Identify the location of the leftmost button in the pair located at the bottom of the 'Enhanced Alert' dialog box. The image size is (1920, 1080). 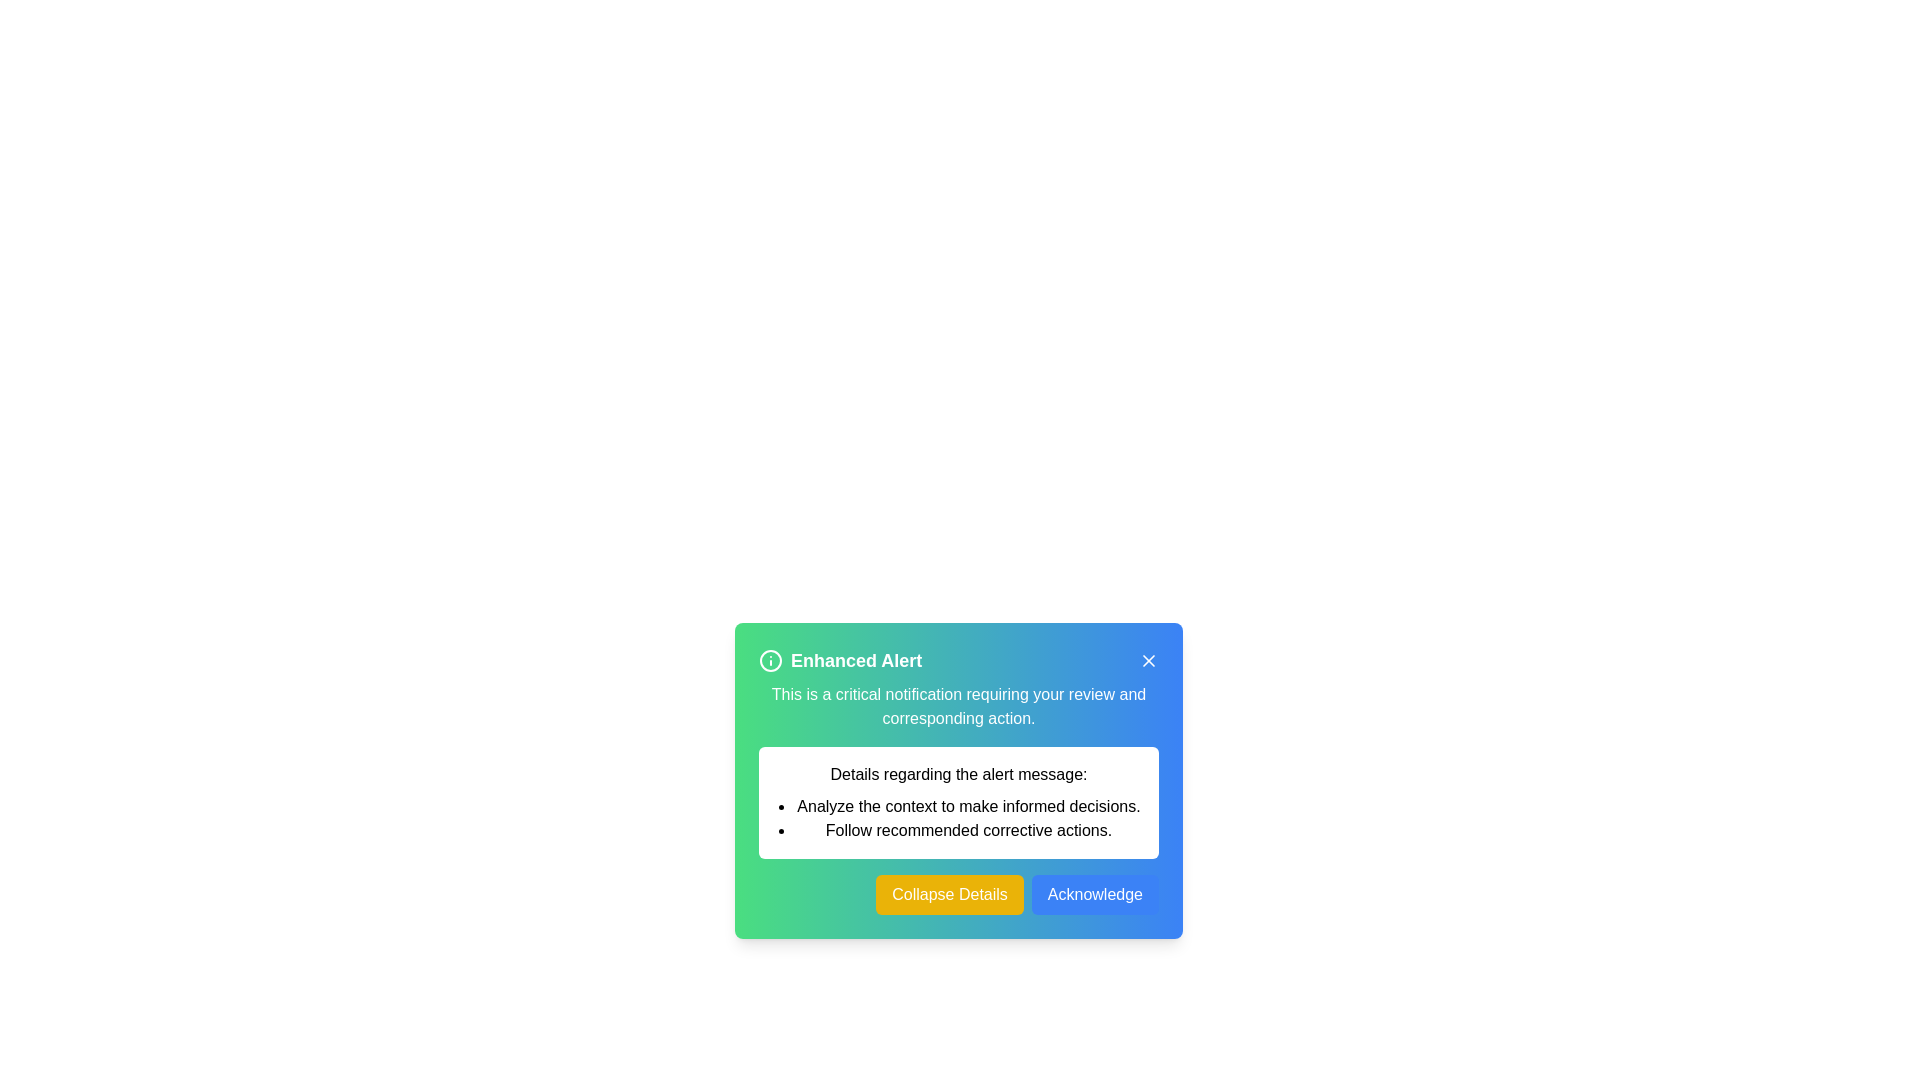
(958, 893).